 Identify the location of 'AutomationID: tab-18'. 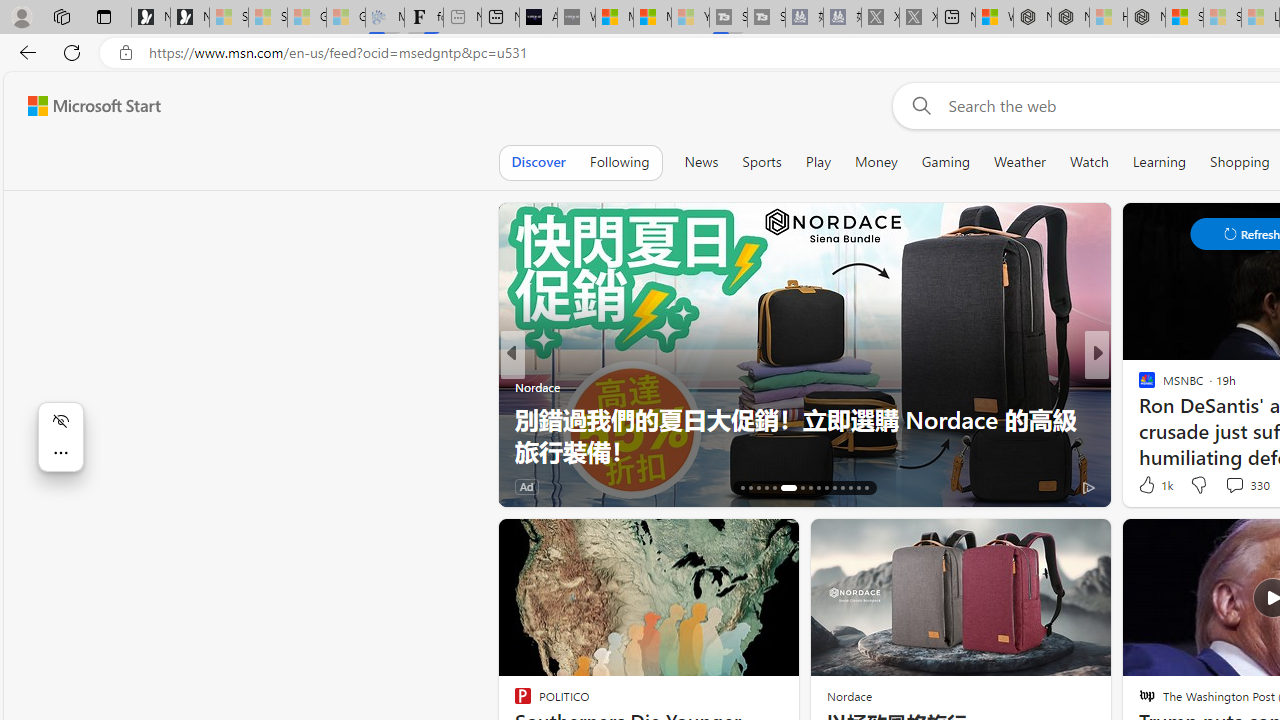
(757, 488).